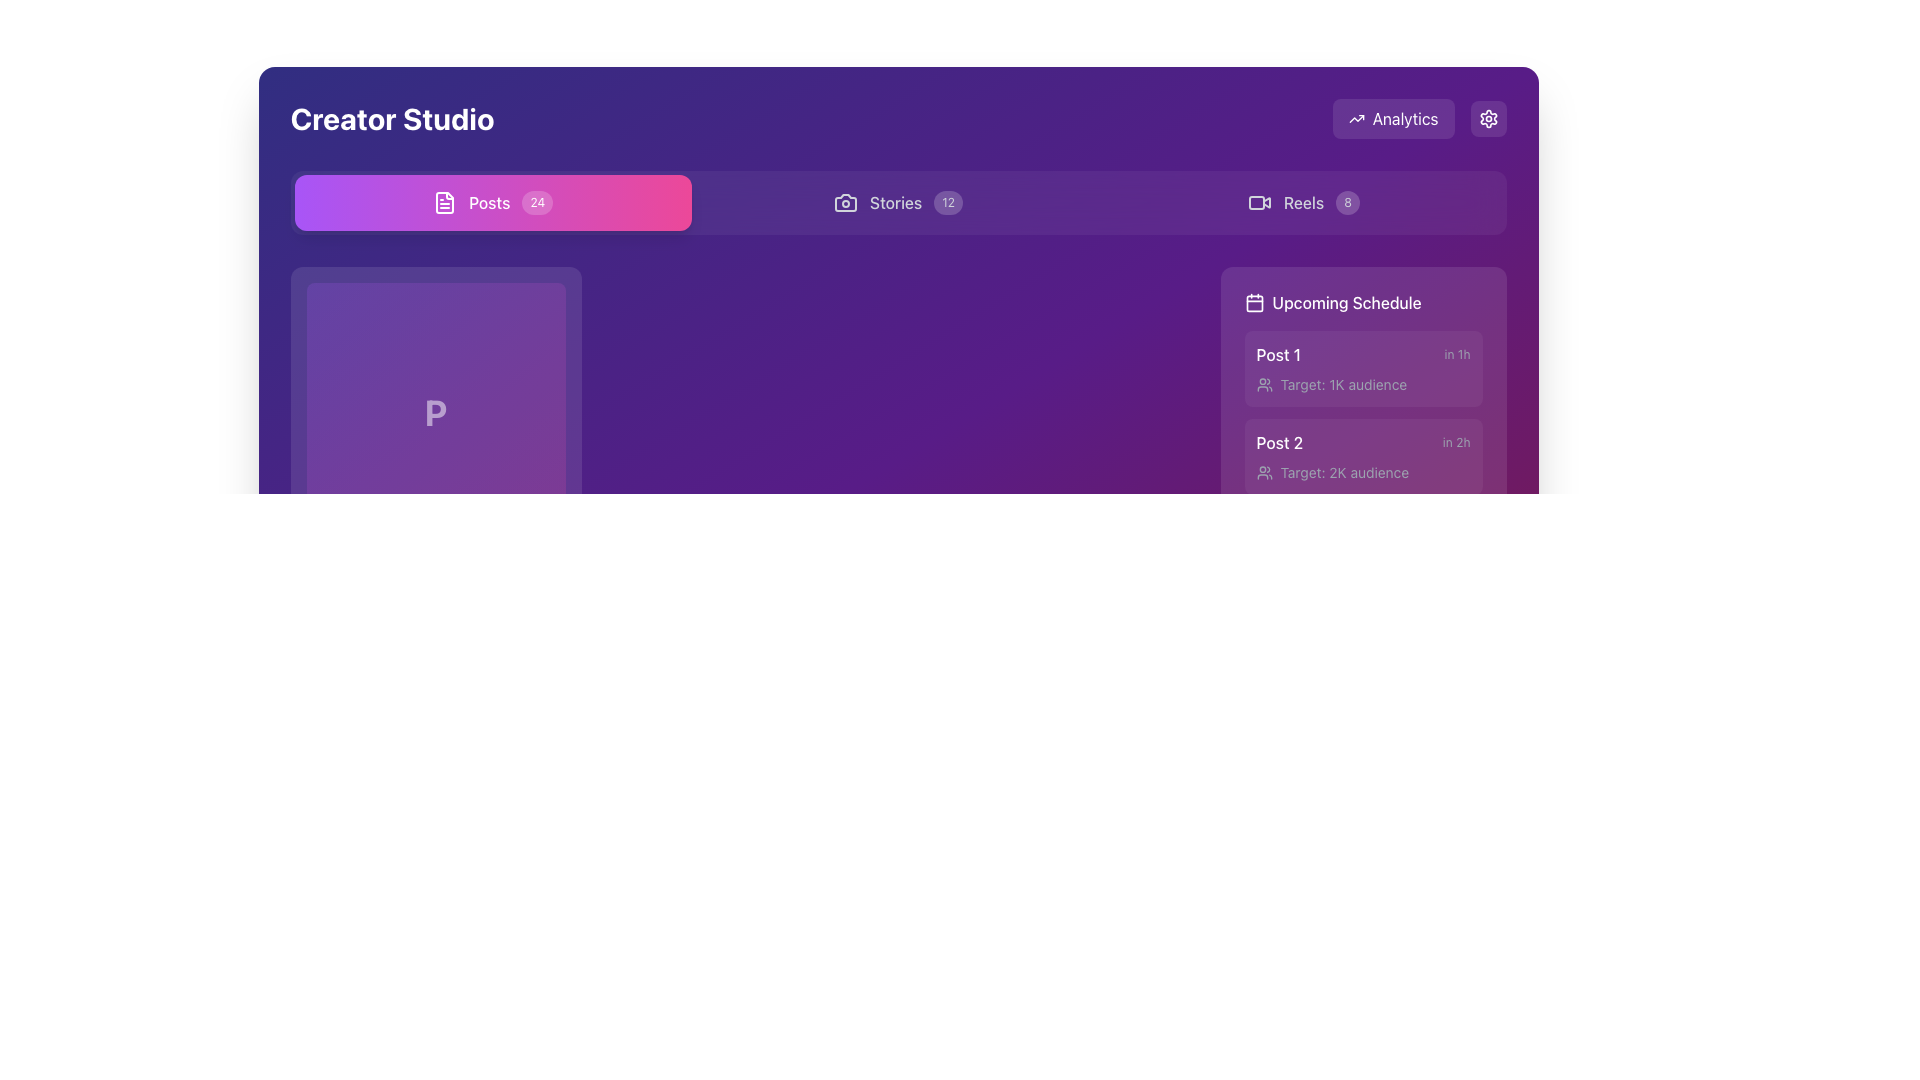  I want to click on the information displayed on the badge showing the number '12', which is located next to the 'Stories' text in the navigation bar, so click(947, 203).